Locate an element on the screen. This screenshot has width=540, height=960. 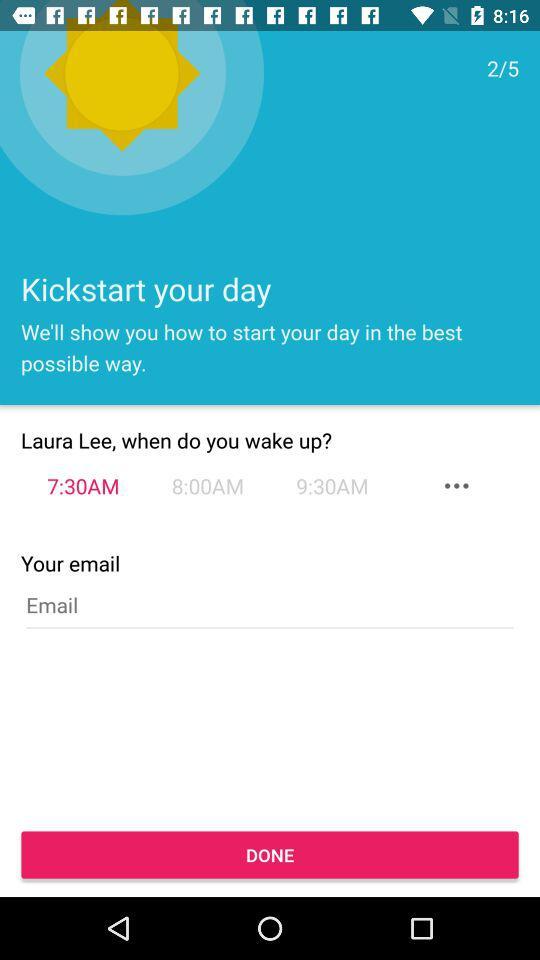
the more icon is located at coordinates (456, 484).